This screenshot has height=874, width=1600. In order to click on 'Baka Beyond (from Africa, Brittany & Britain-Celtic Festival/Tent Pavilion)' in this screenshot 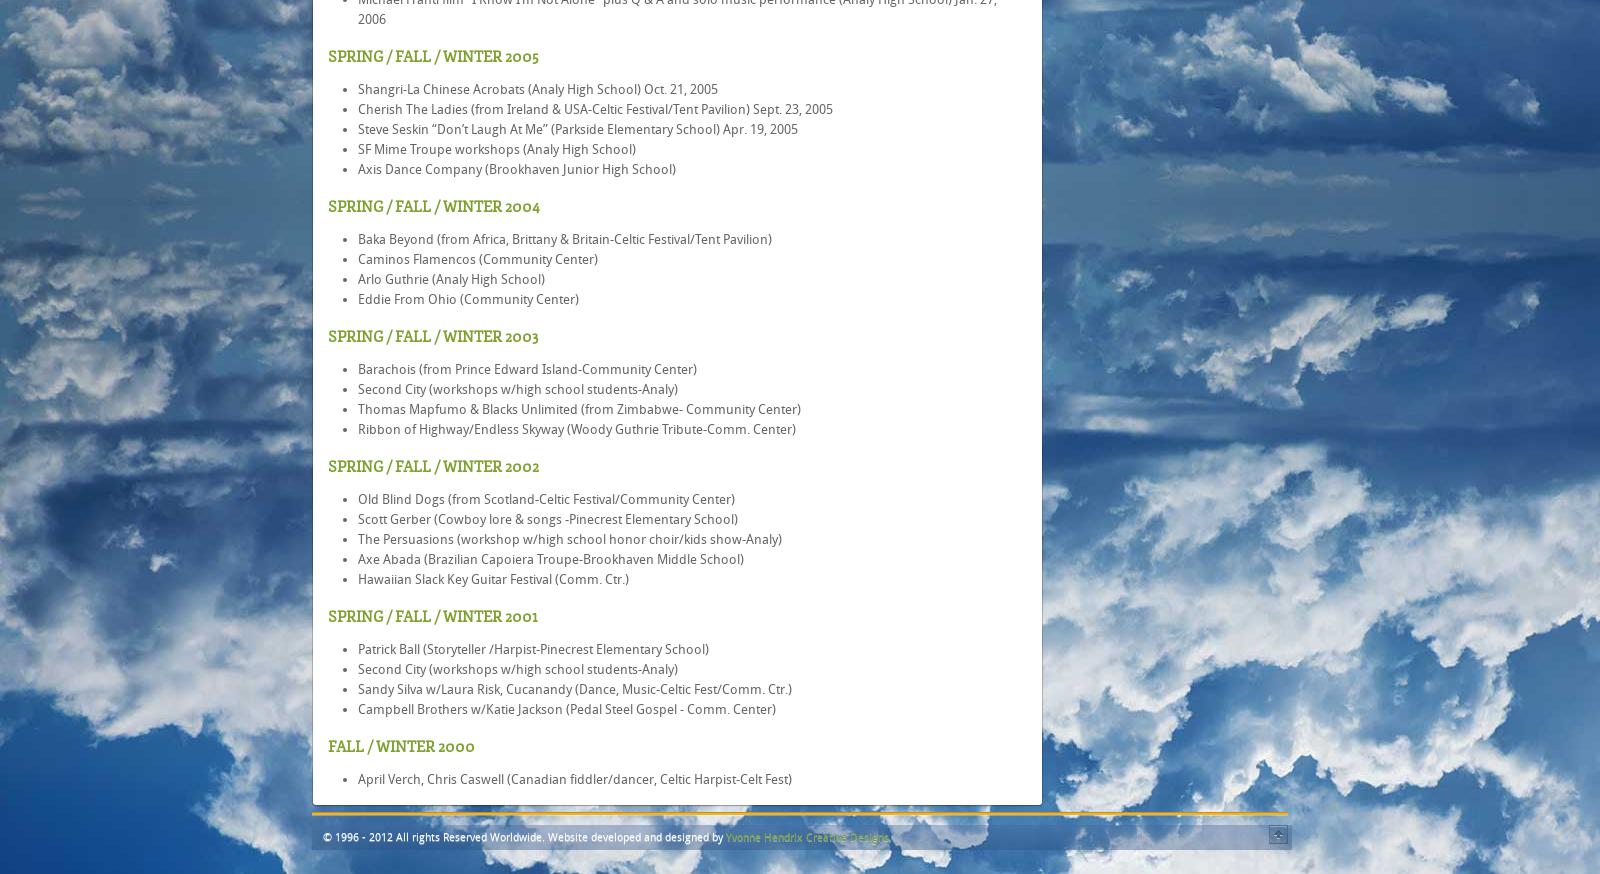, I will do `click(563, 239)`.